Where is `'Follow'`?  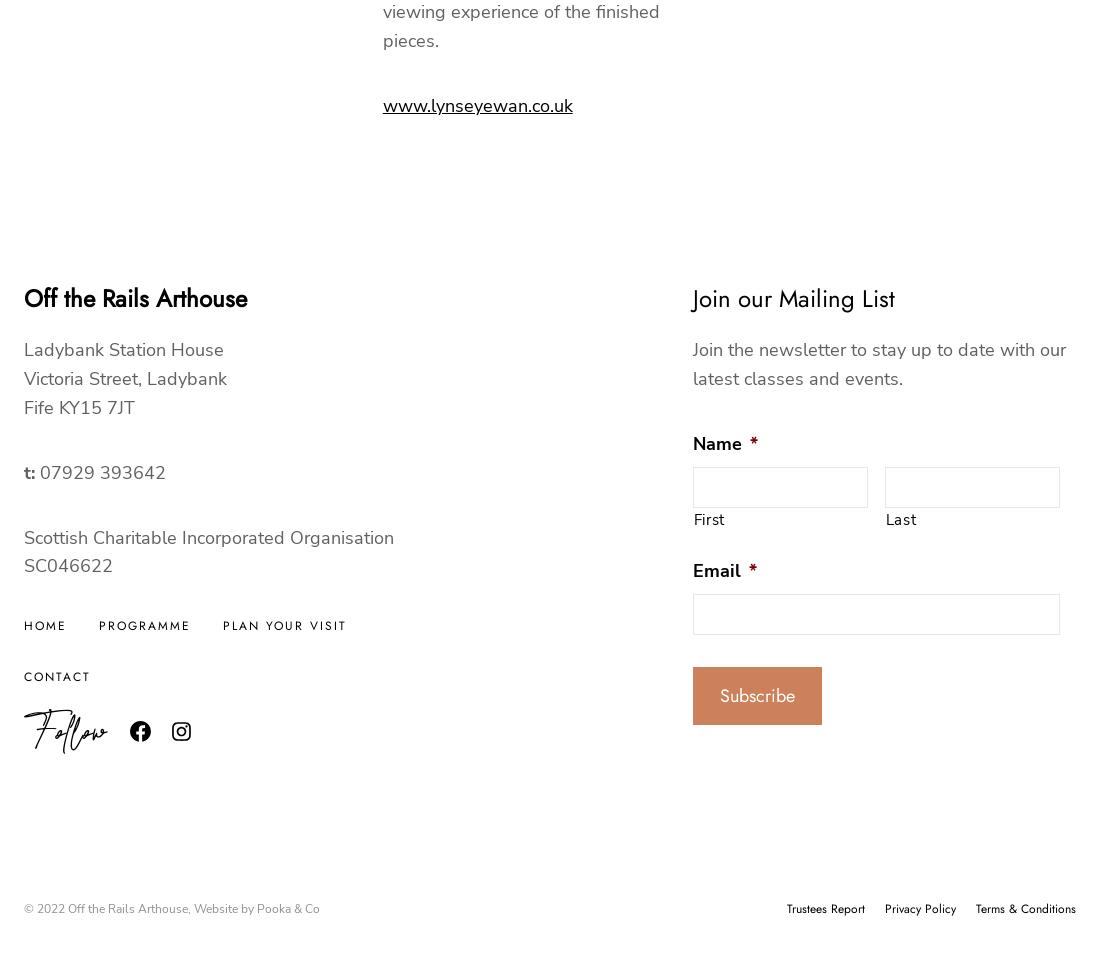
'Follow' is located at coordinates (63, 730).